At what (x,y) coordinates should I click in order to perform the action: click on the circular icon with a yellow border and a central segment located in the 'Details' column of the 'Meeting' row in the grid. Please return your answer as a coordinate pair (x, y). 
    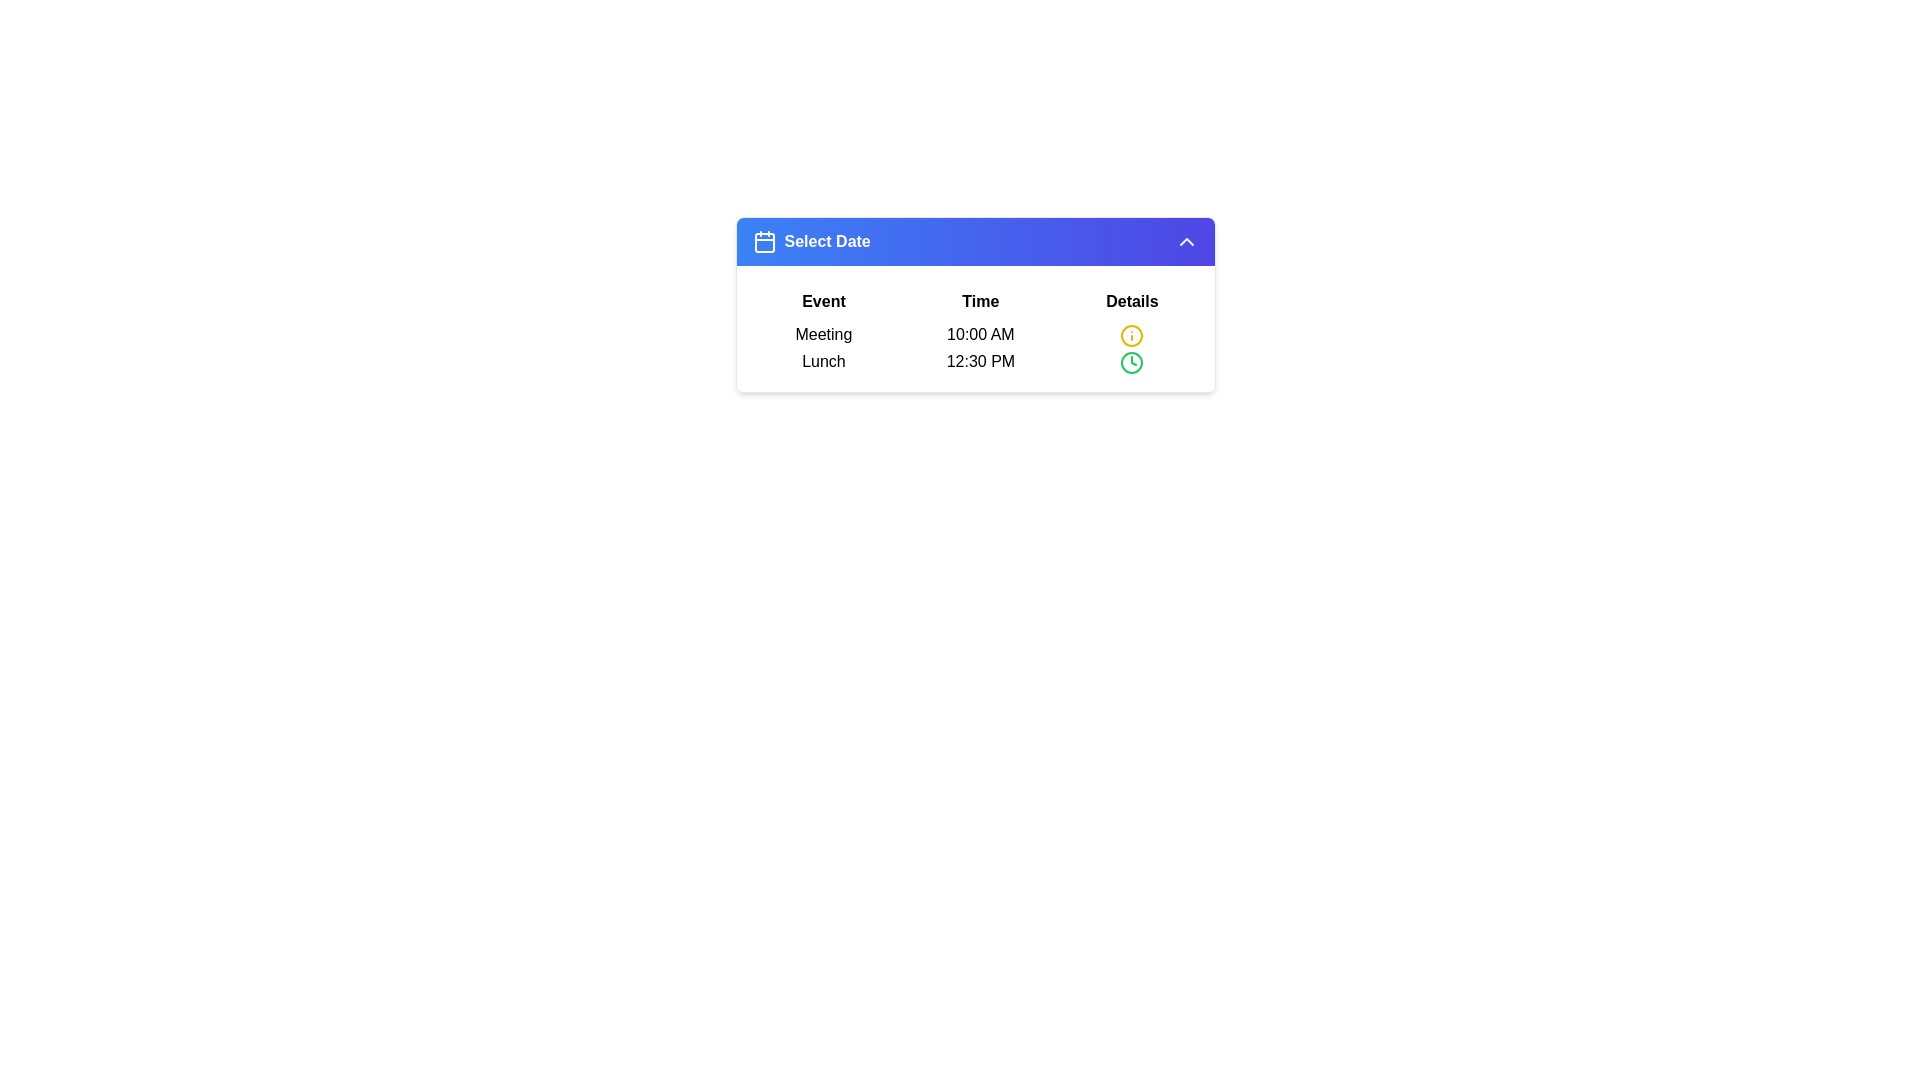
    Looking at the image, I should click on (1132, 334).